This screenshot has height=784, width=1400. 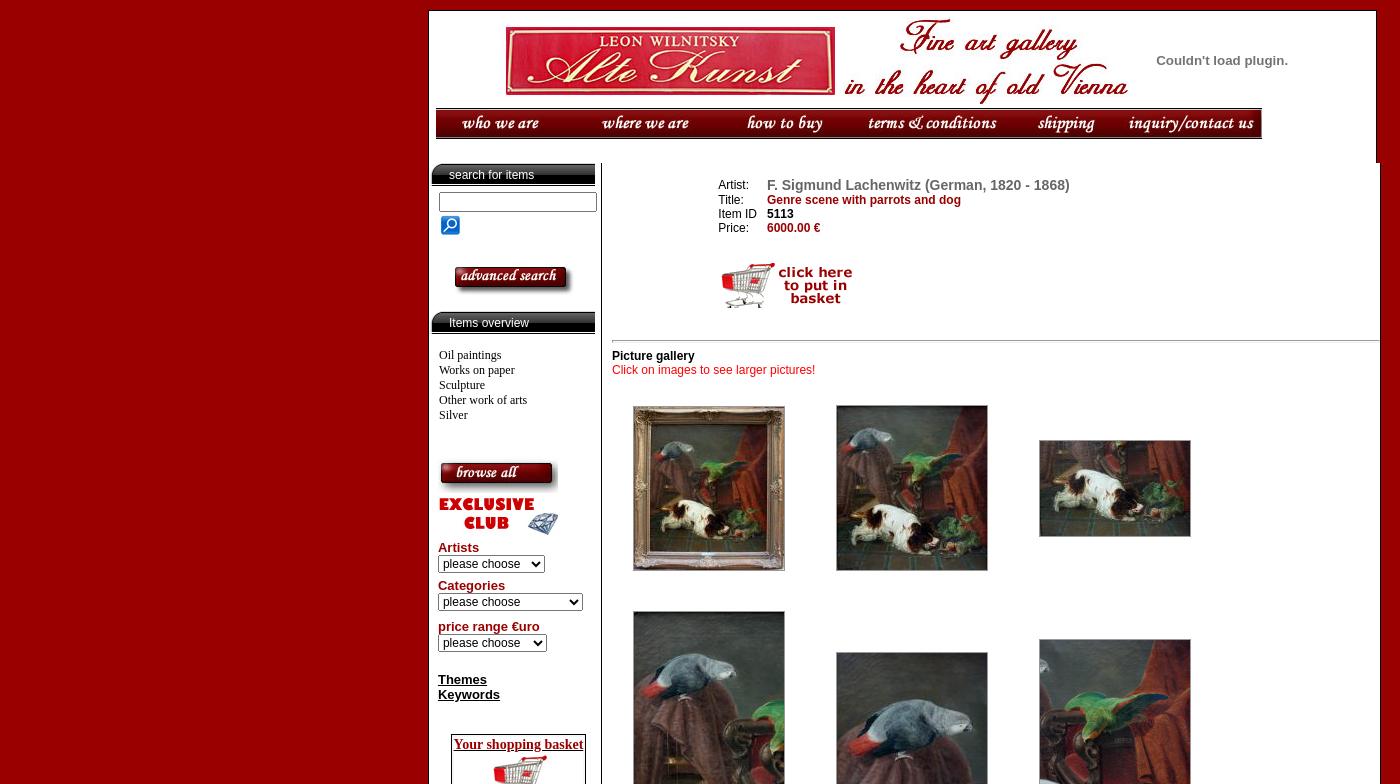 What do you see at coordinates (456, 547) in the screenshot?
I see `'Artists'` at bounding box center [456, 547].